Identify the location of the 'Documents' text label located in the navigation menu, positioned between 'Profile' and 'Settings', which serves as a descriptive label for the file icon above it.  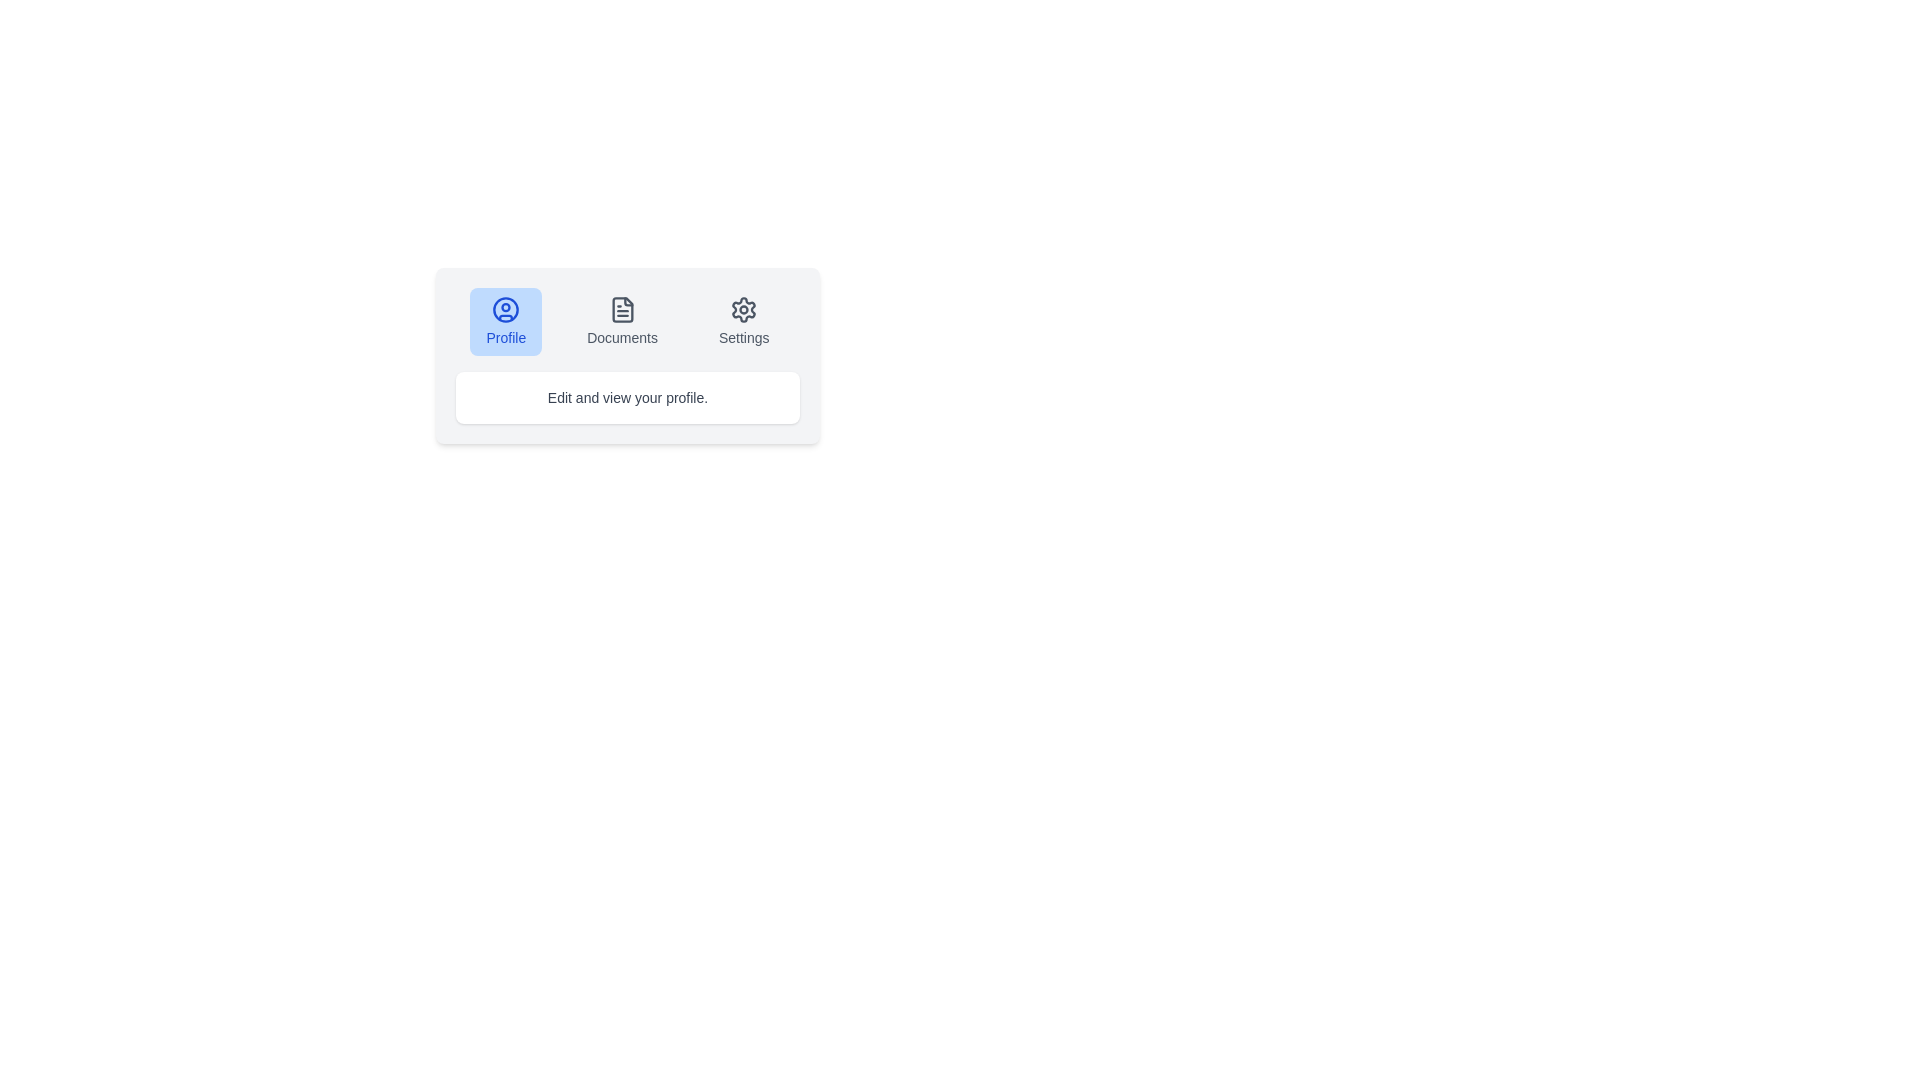
(621, 337).